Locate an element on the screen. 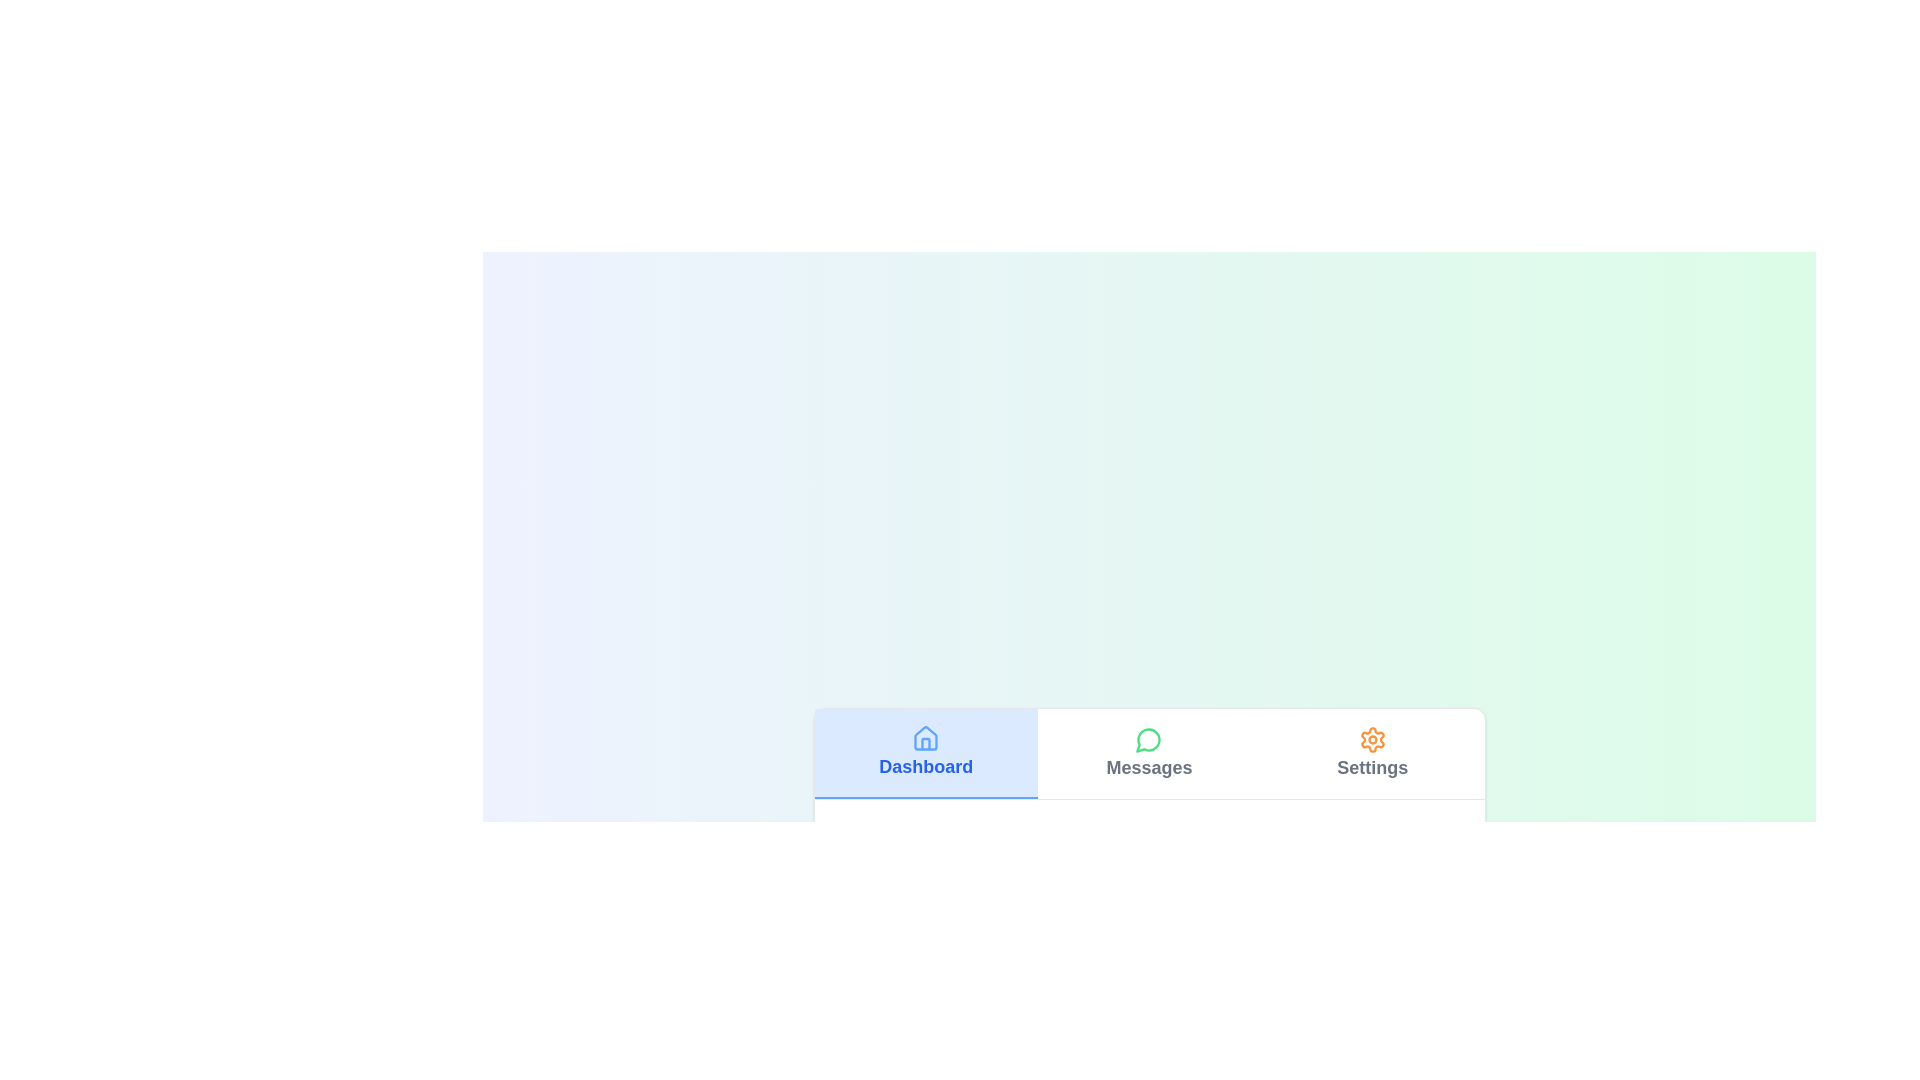  the Dashboard tab by clicking on its corresponding button is located at coordinates (925, 752).